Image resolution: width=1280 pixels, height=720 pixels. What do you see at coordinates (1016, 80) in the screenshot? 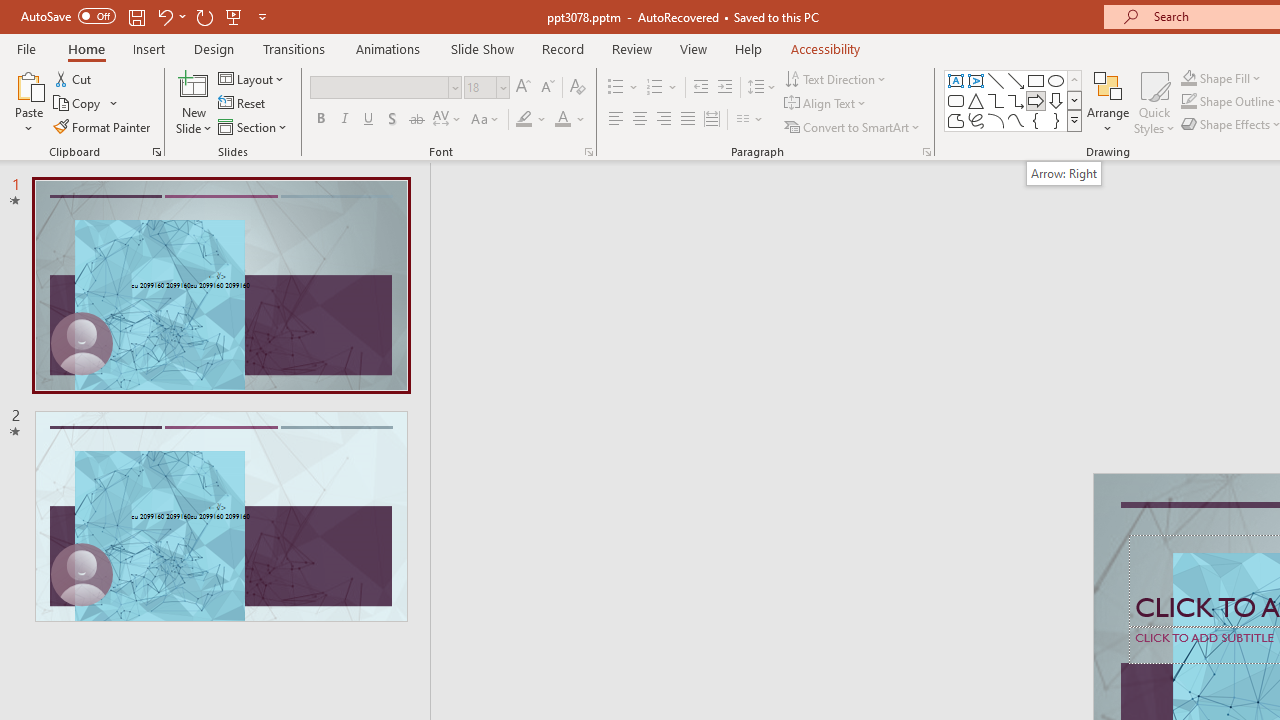
I see `'Line Arrow'` at bounding box center [1016, 80].